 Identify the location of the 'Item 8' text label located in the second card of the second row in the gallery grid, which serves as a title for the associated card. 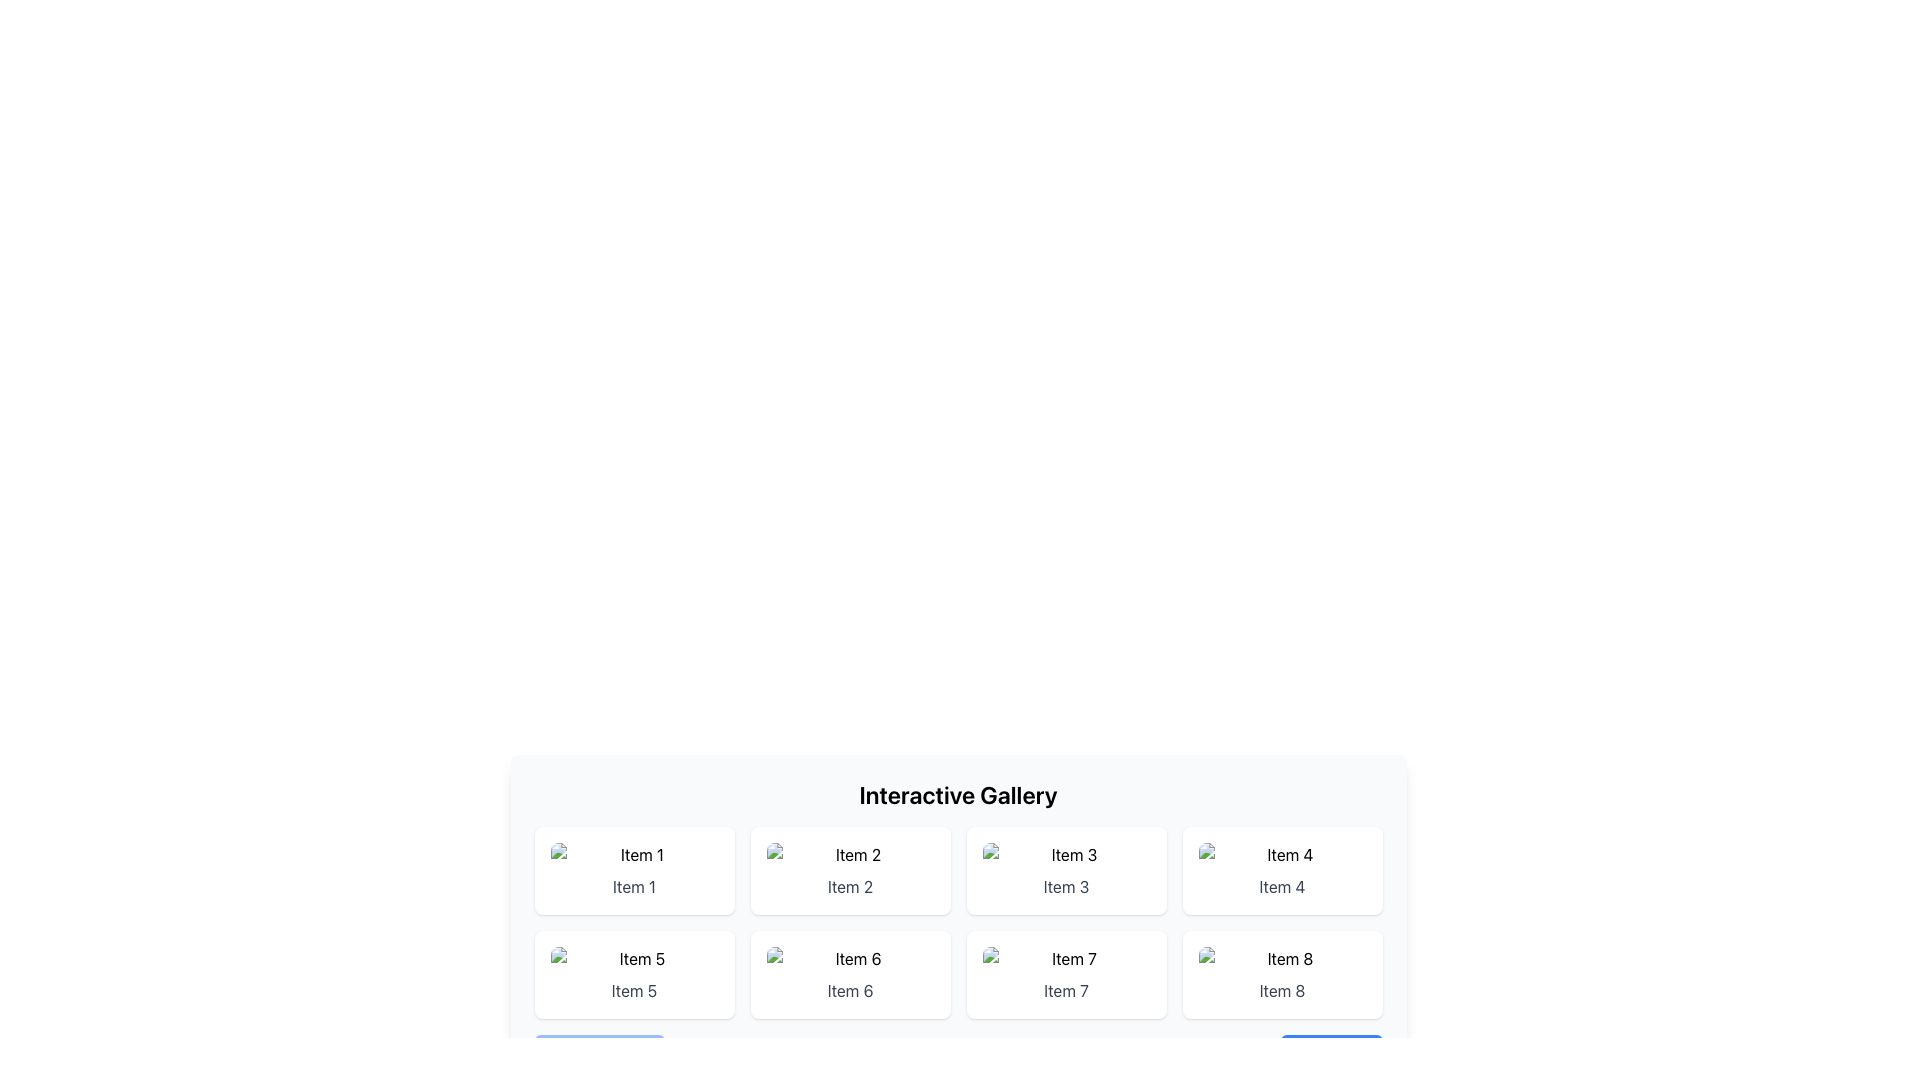
(1282, 991).